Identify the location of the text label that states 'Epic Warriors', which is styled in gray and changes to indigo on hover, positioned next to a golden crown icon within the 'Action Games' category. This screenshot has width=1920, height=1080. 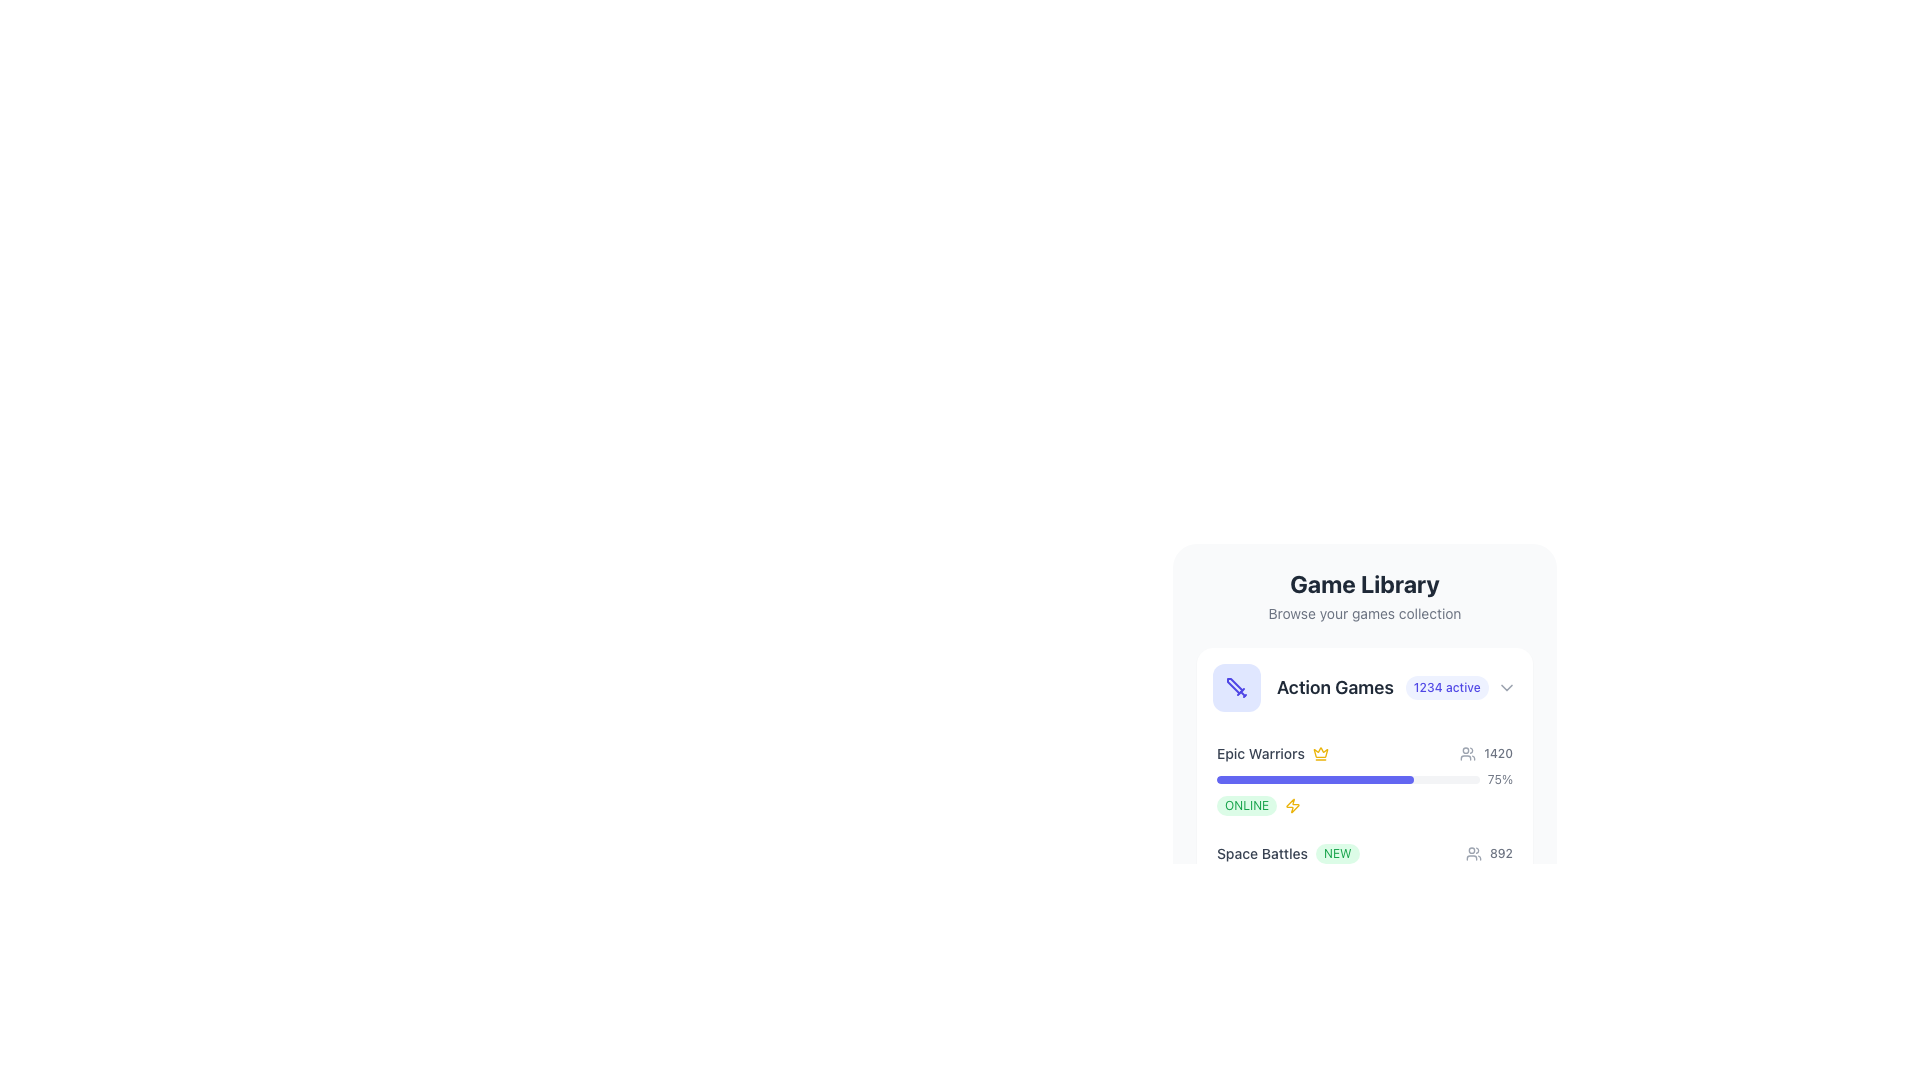
(1259, 753).